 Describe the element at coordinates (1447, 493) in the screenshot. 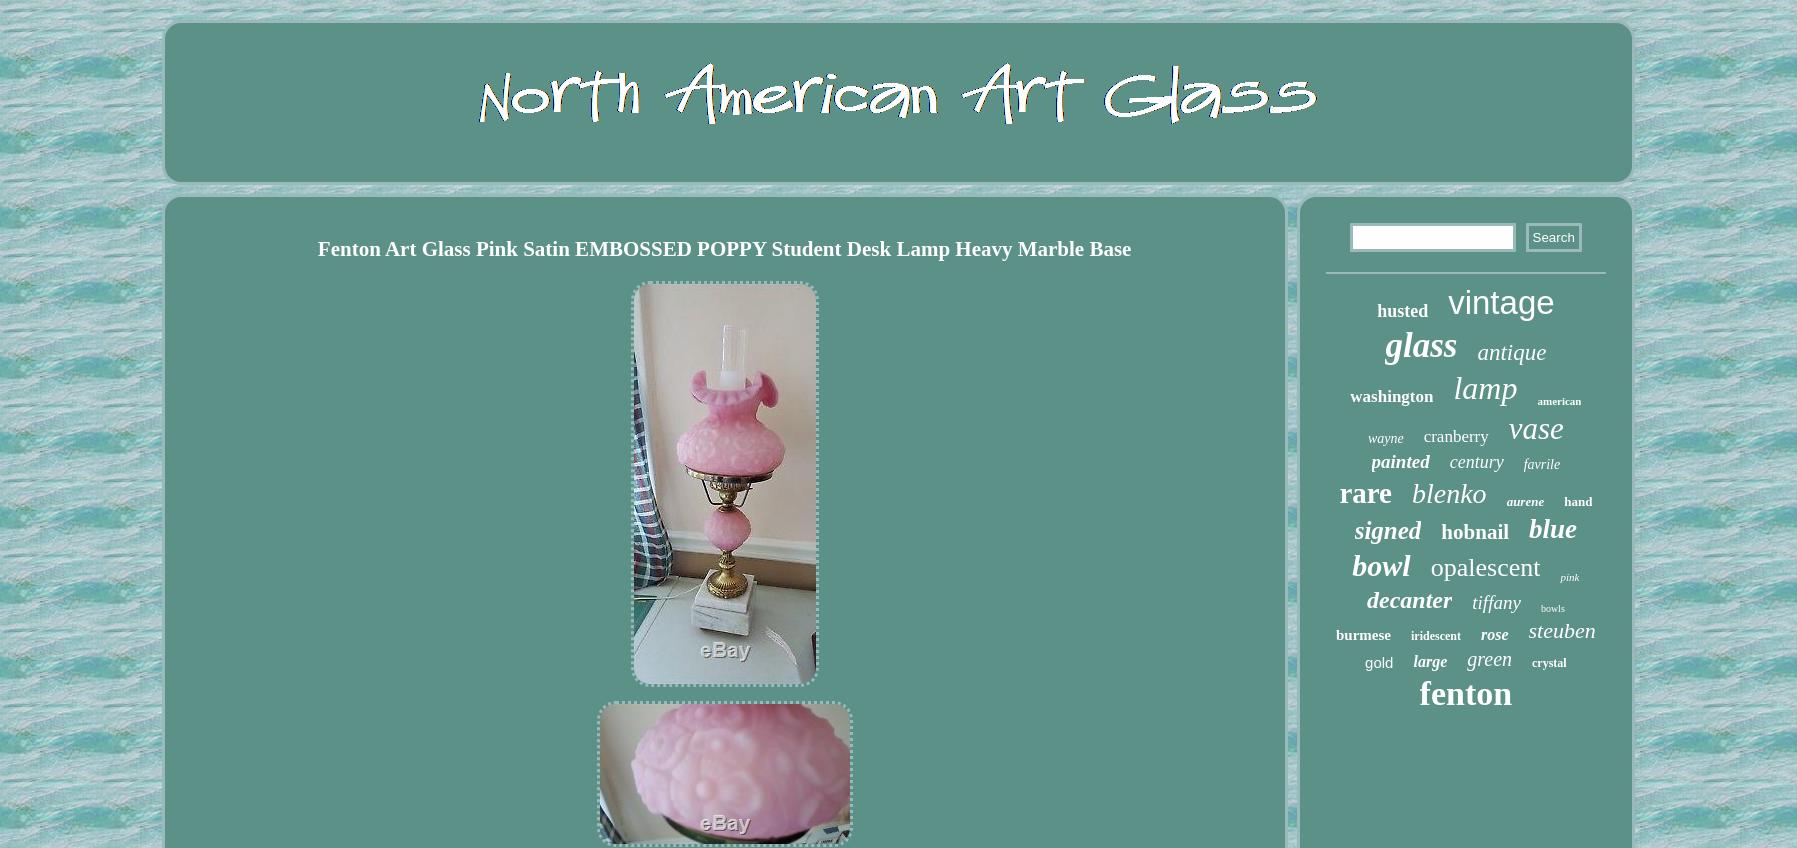

I see `'blenko'` at that location.